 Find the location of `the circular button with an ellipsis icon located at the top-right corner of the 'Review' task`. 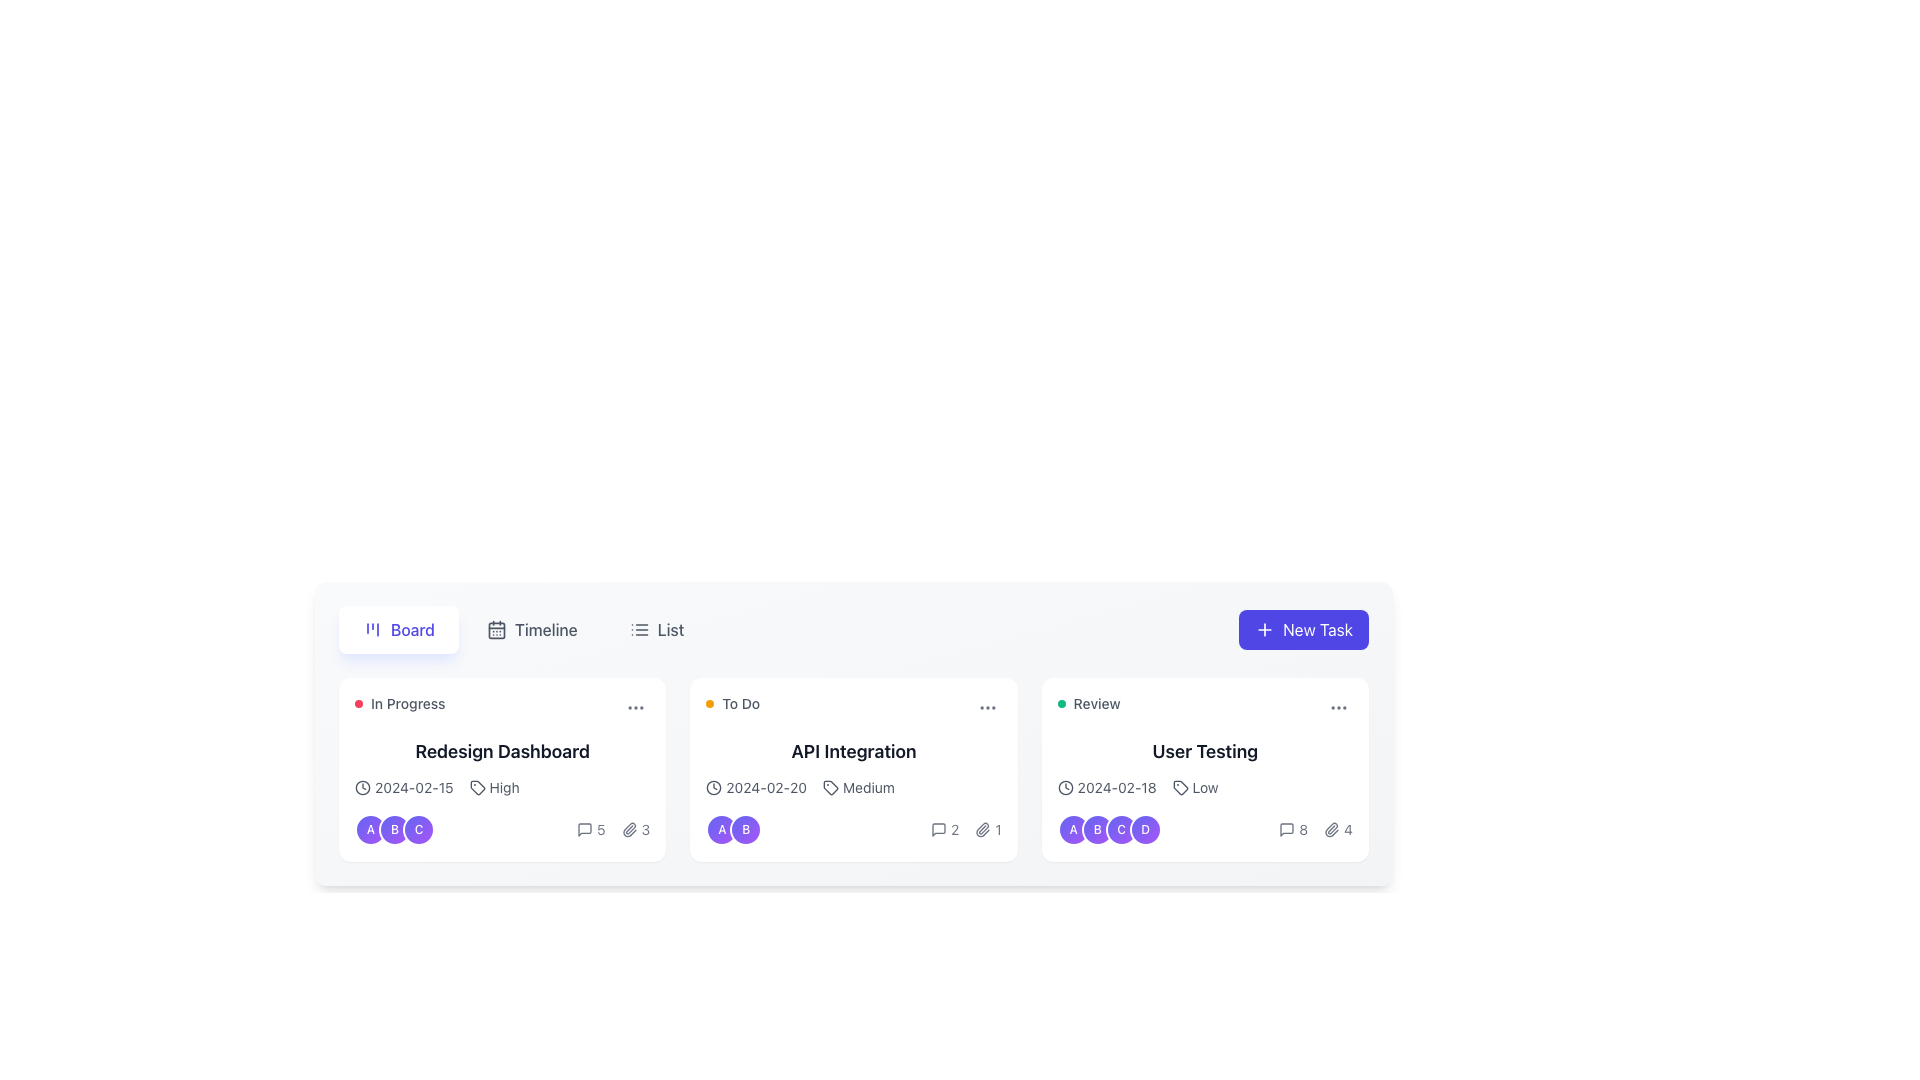

the circular button with an ellipsis icon located at the top-right corner of the 'Review' task is located at coordinates (1339, 707).